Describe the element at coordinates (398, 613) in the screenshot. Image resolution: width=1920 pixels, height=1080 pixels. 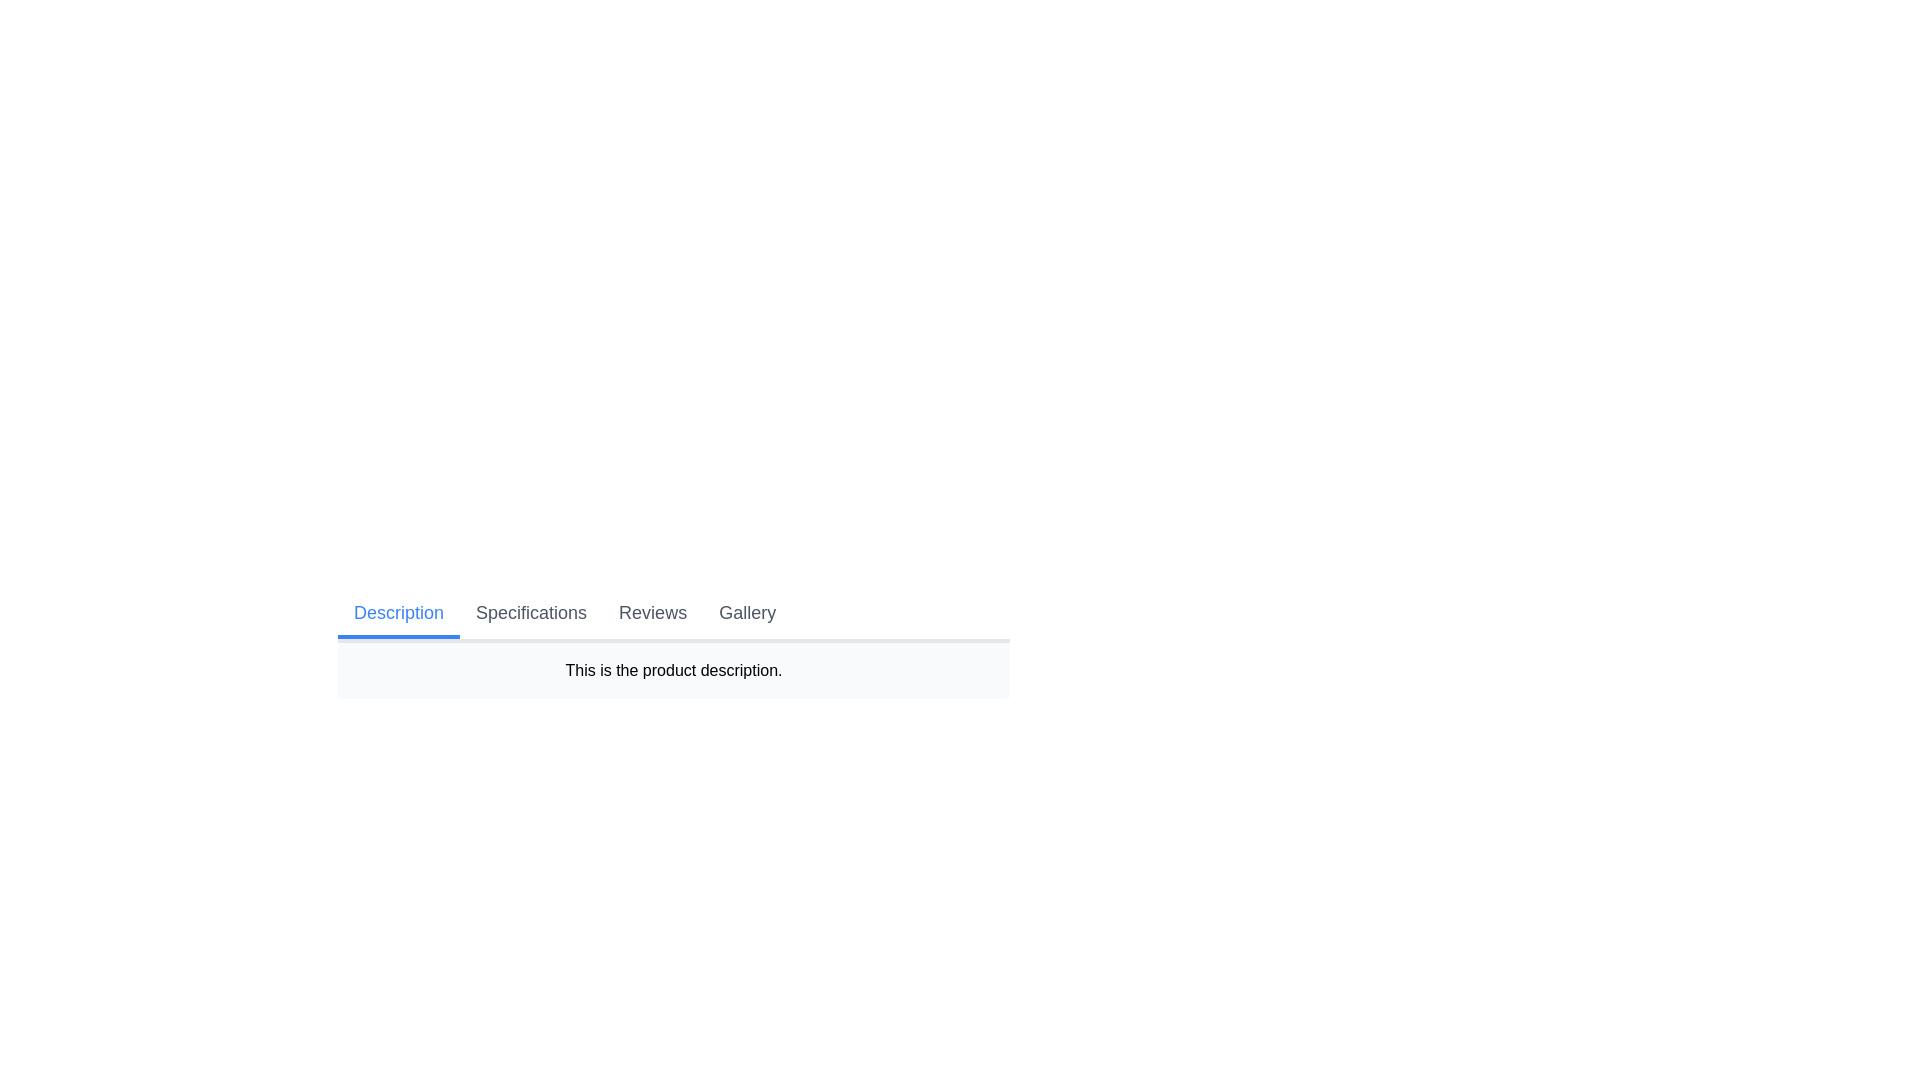
I see `the Description tab by clicking on its button` at that location.